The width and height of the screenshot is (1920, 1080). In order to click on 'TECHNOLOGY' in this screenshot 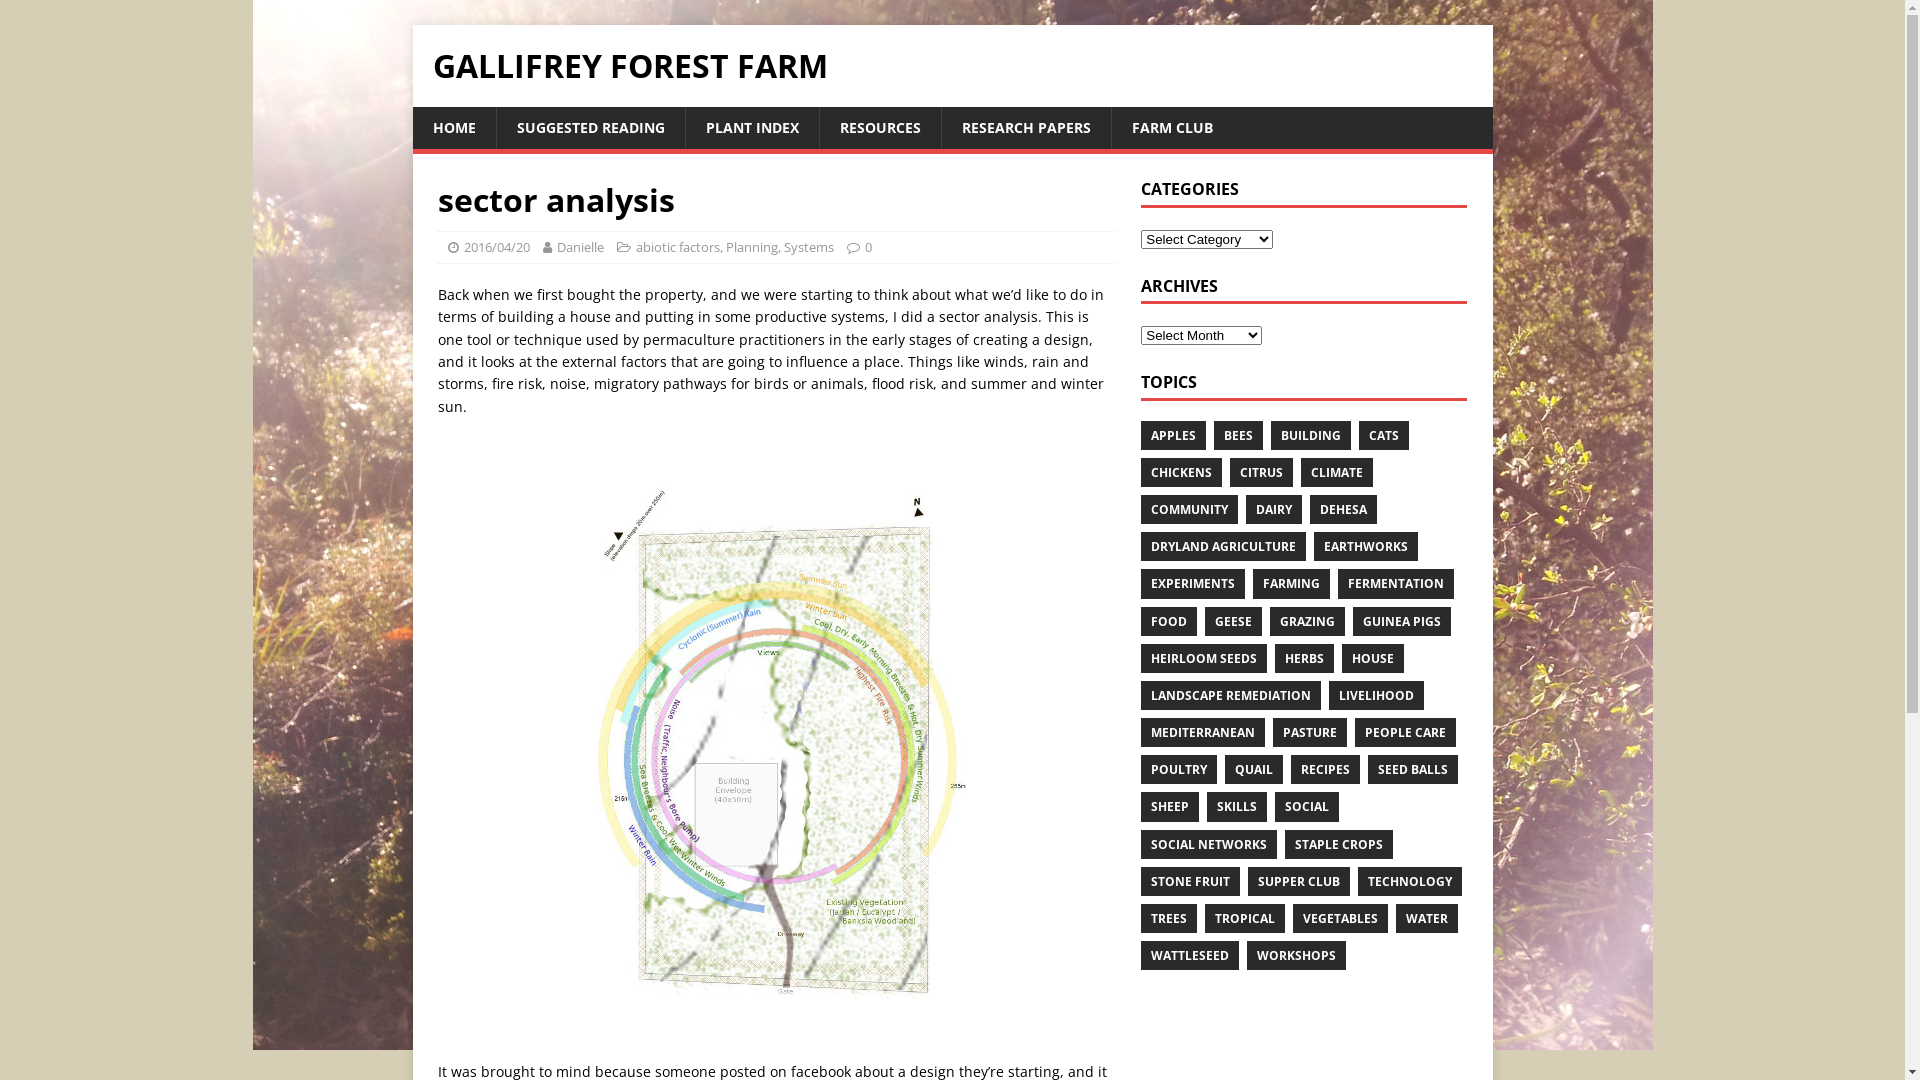, I will do `click(1409, 880)`.